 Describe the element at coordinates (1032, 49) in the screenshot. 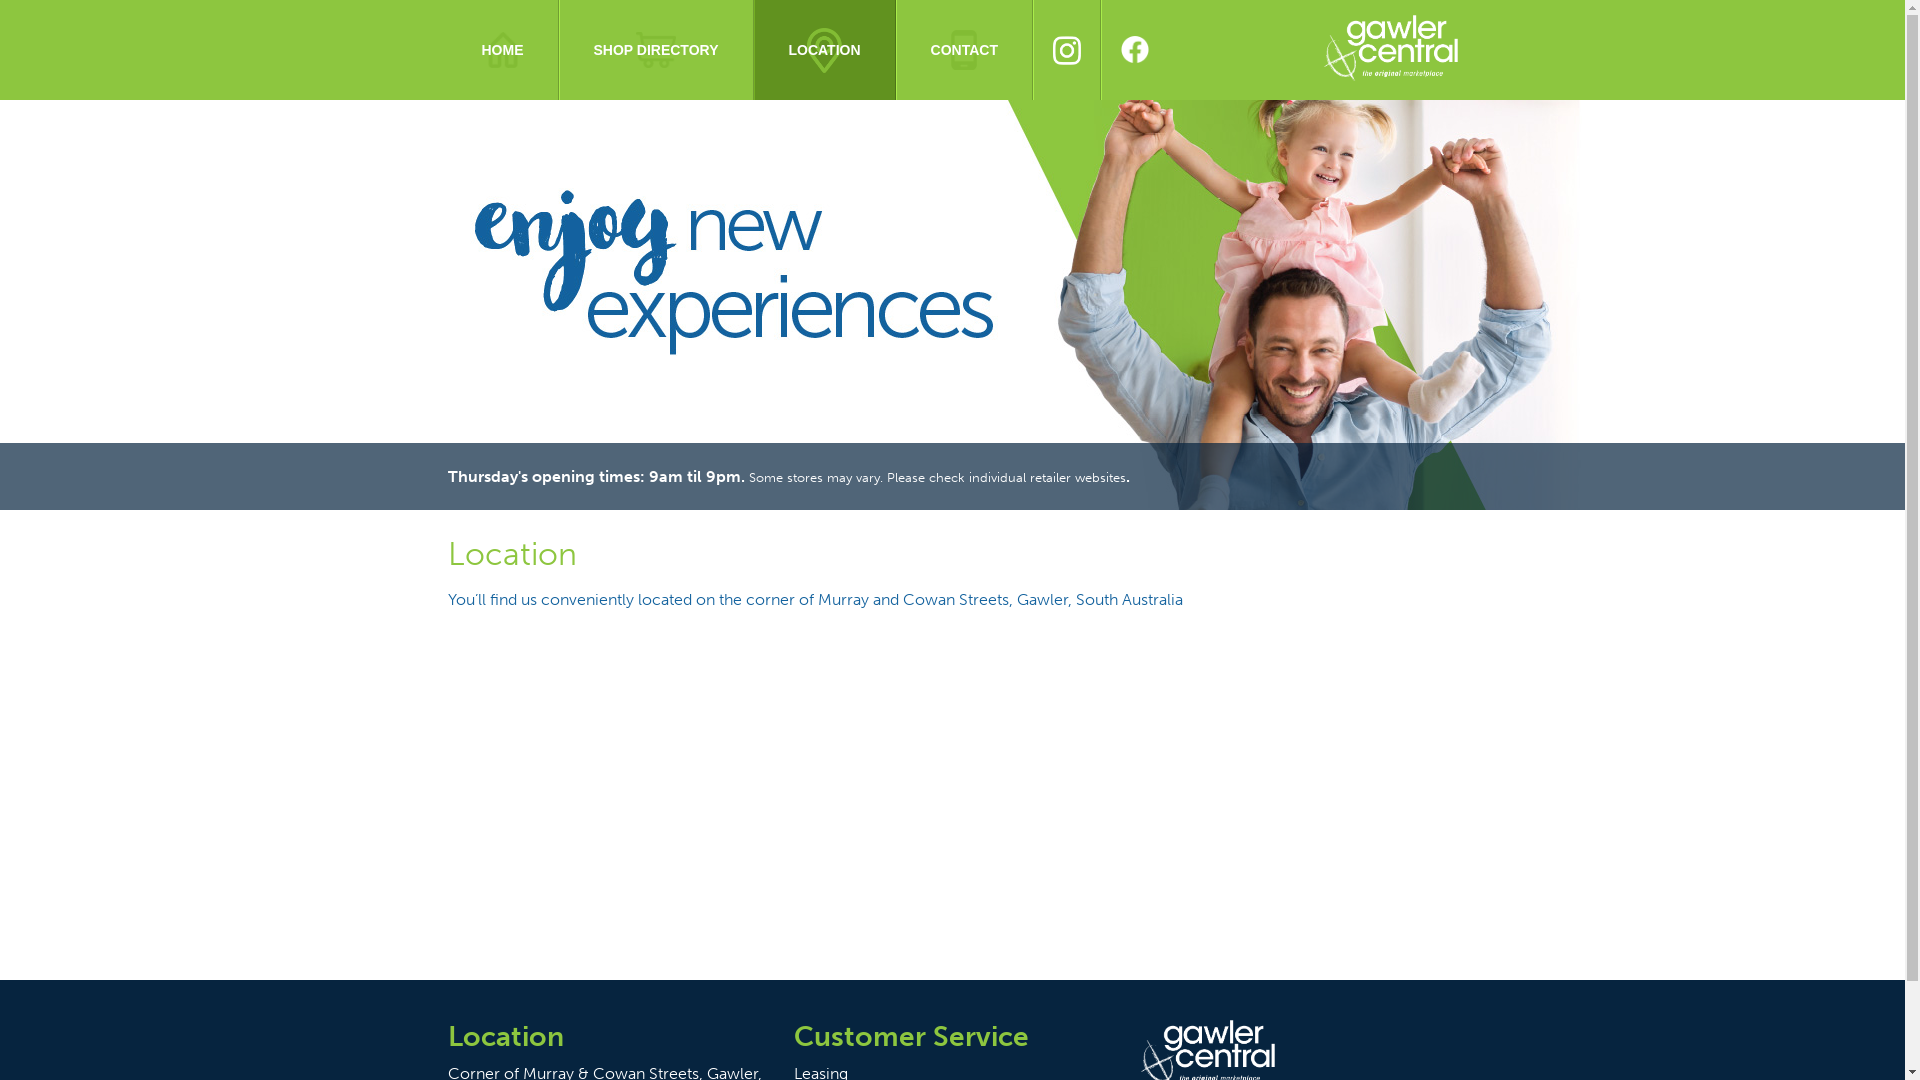

I see `'INSTAGRAM'` at that location.